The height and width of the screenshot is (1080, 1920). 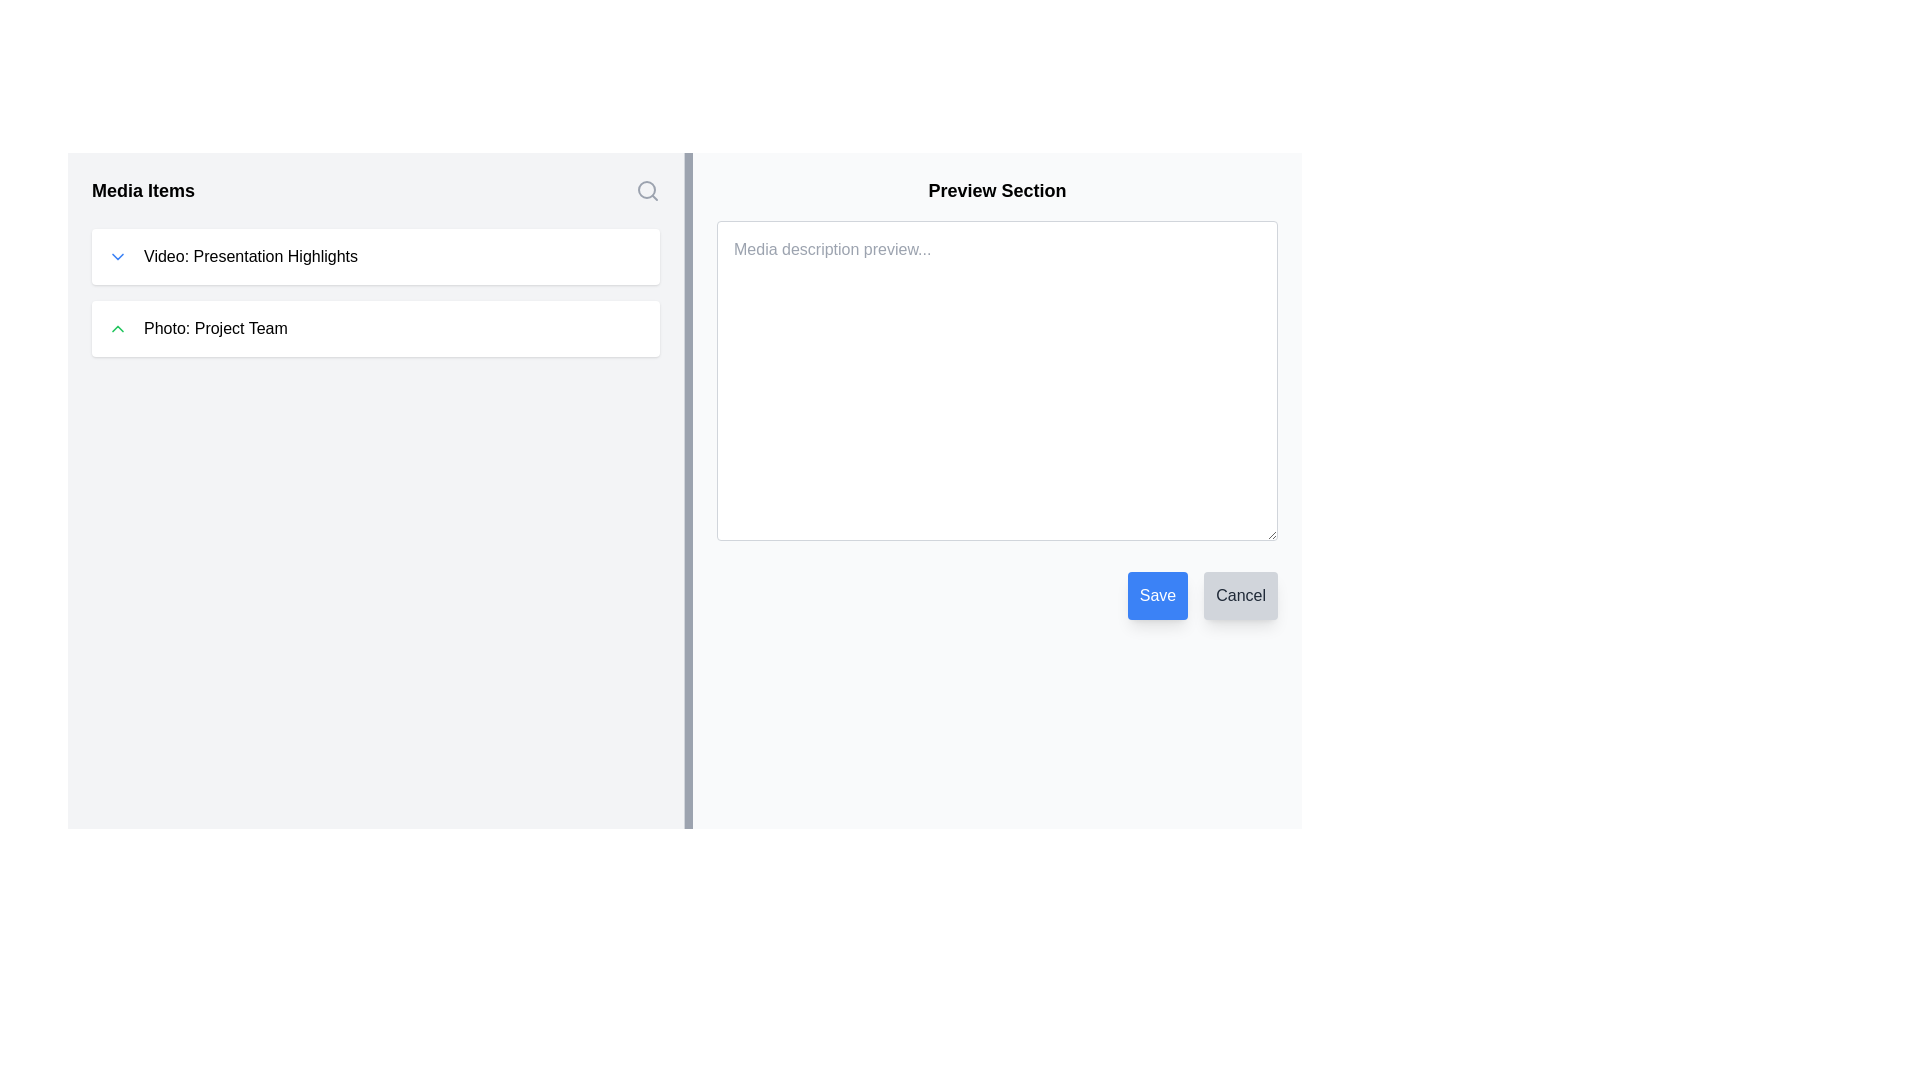 I want to click on the Header text that serves as a section title for the content below, providing users with identification of the section's purpose, so click(x=997, y=191).